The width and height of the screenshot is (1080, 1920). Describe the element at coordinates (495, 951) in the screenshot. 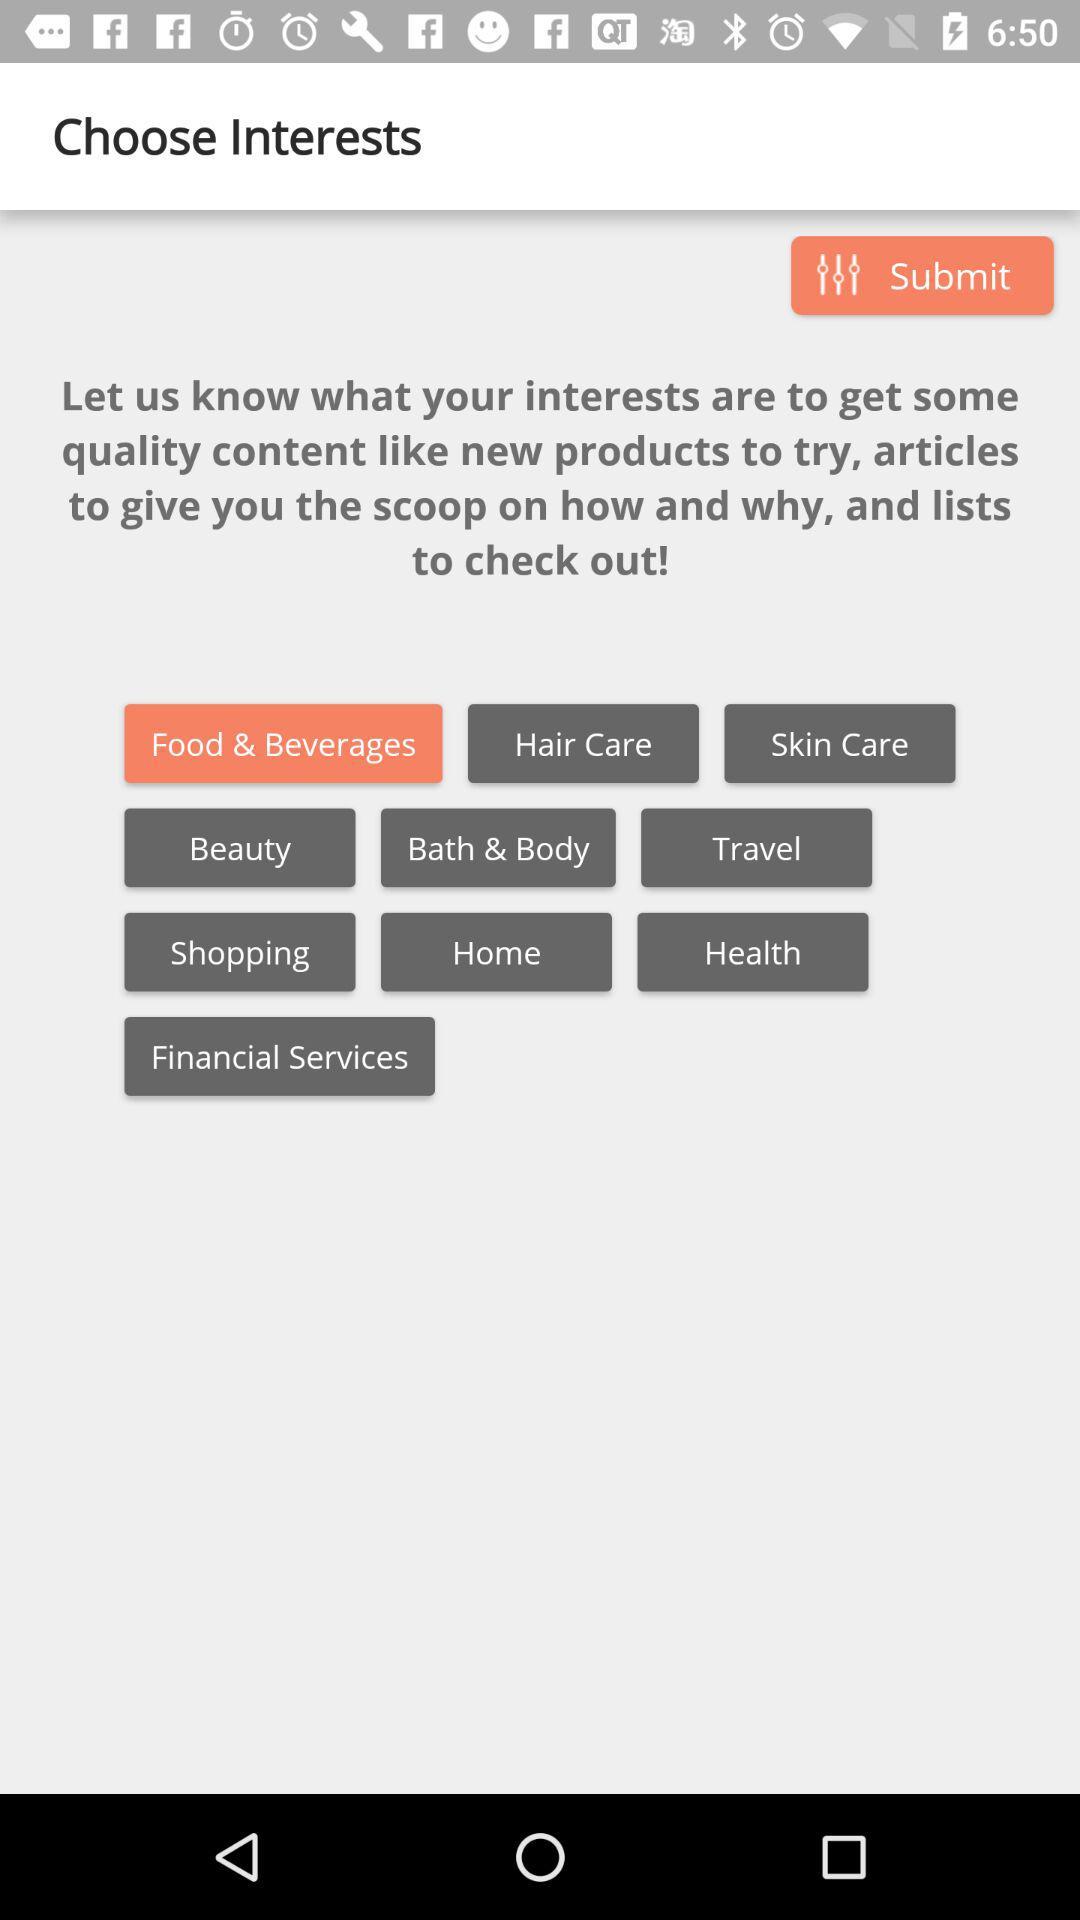

I see `the icon below bath & body icon` at that location.